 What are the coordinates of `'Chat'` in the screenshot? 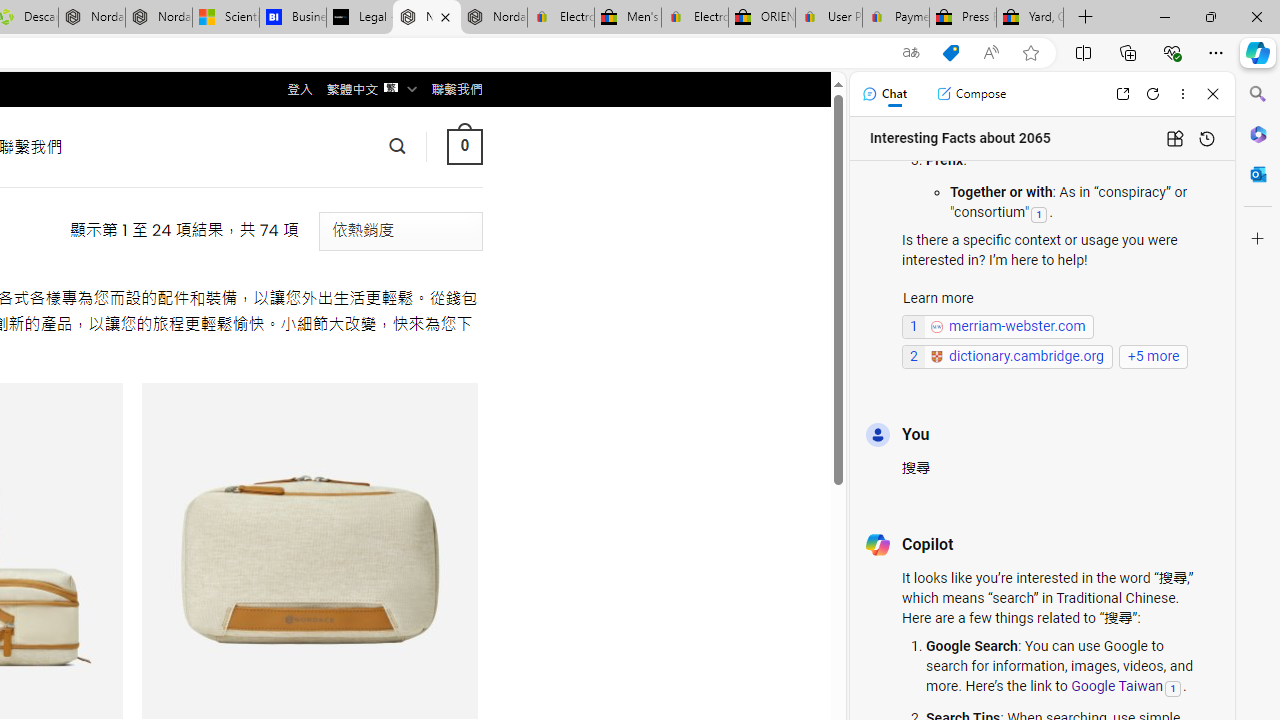 It's located at (883, 93).